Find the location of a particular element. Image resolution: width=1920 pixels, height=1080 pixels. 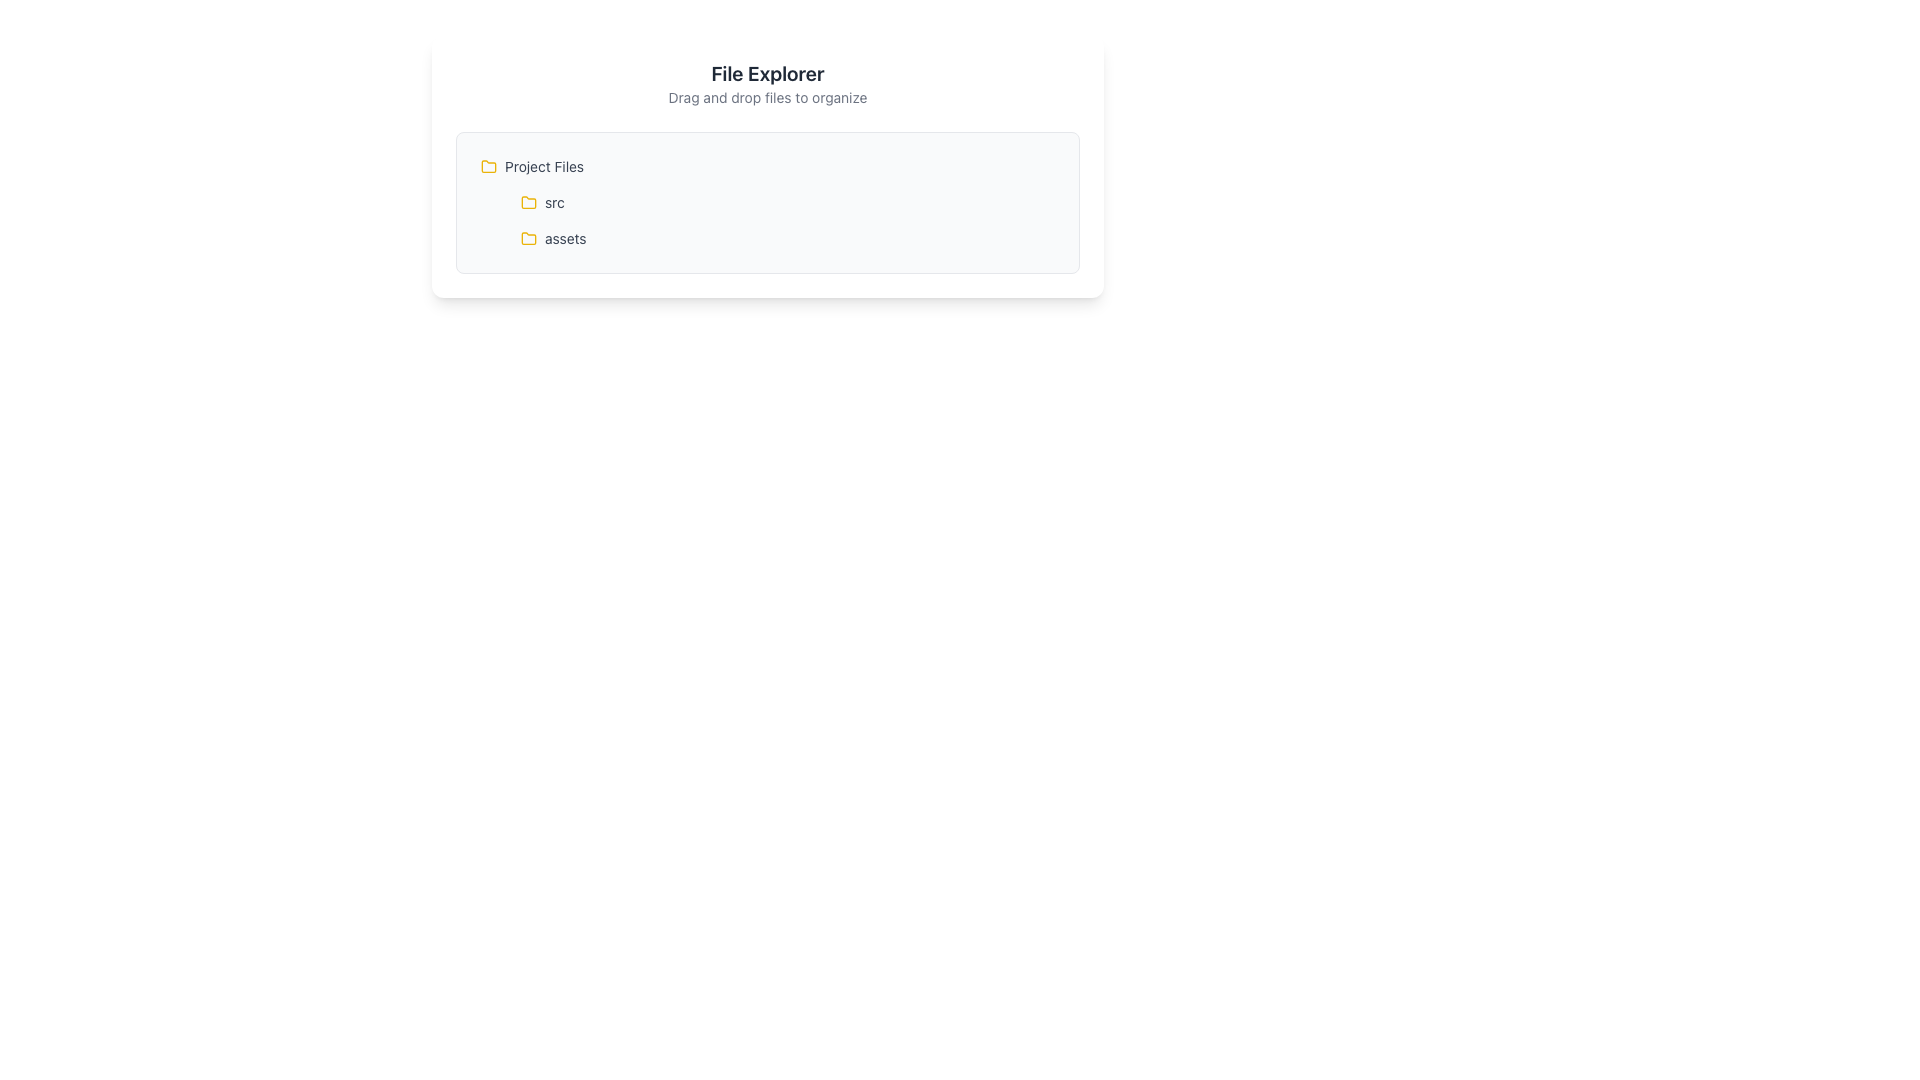

the 'assets' text label located to the right of the yellow folder icon in the file tree structure is located at coordinates (564, 238).